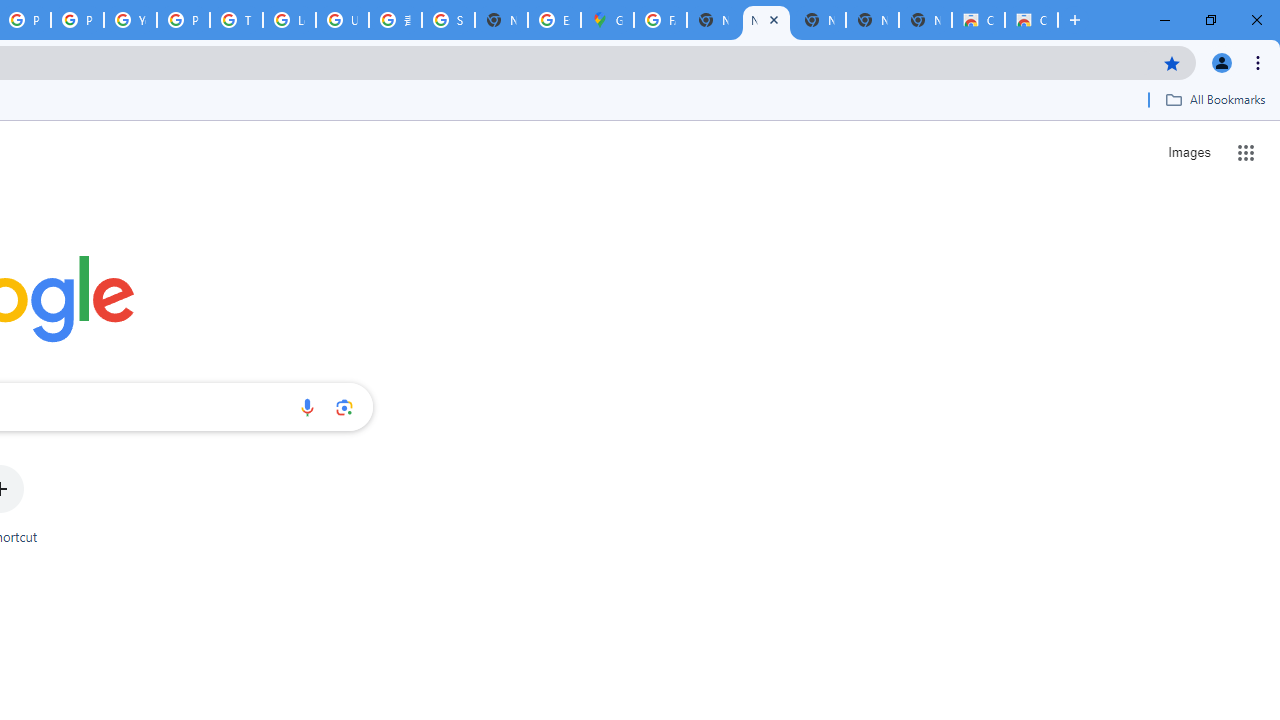  I want to click on 'Google Maps', so click(606, 20).